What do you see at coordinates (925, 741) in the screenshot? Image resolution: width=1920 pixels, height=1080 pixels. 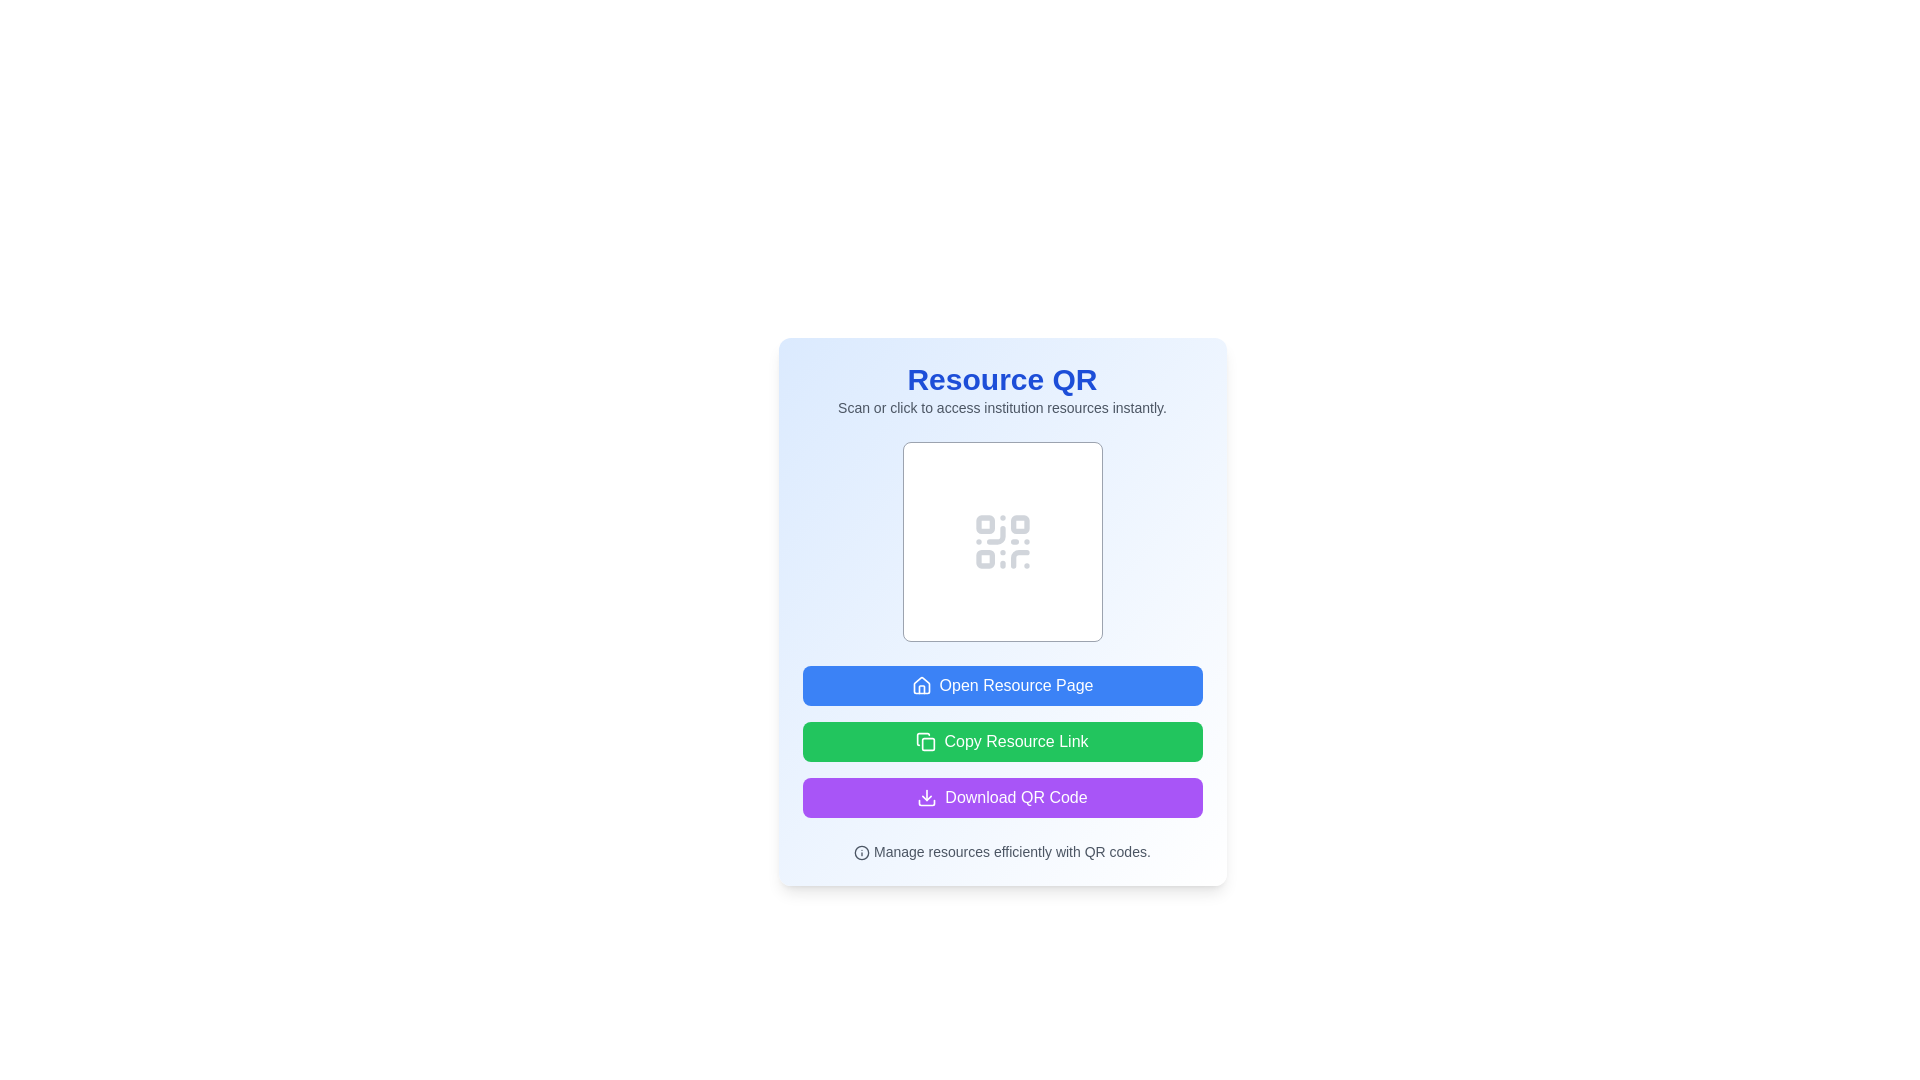 I see `the copy icon located inside the green 'Copy Resource Link' button, positioned towards the left edge just before the text label` at bounding box center [925, 741].